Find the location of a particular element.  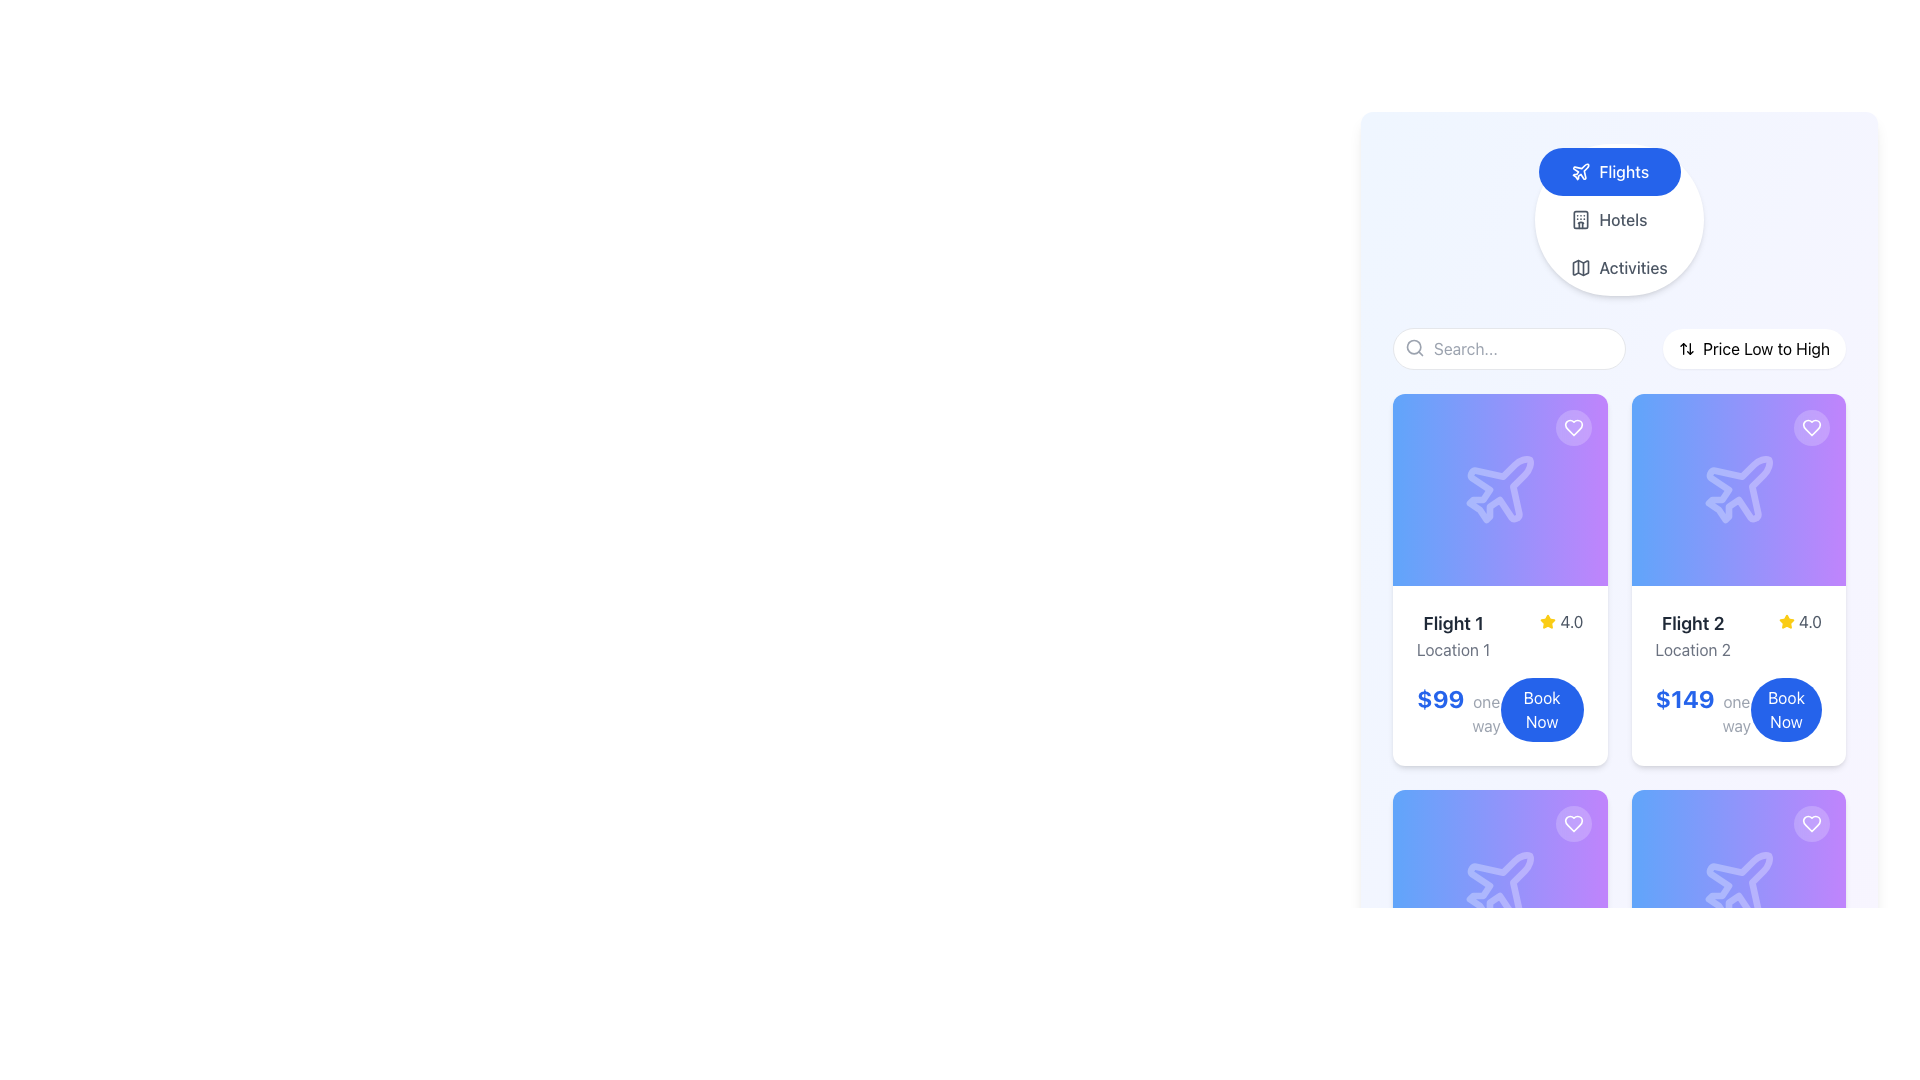

the second button in the horizontal row, which navigates to the 'Hotels' section of the application is located at coordinates (1609, 219).